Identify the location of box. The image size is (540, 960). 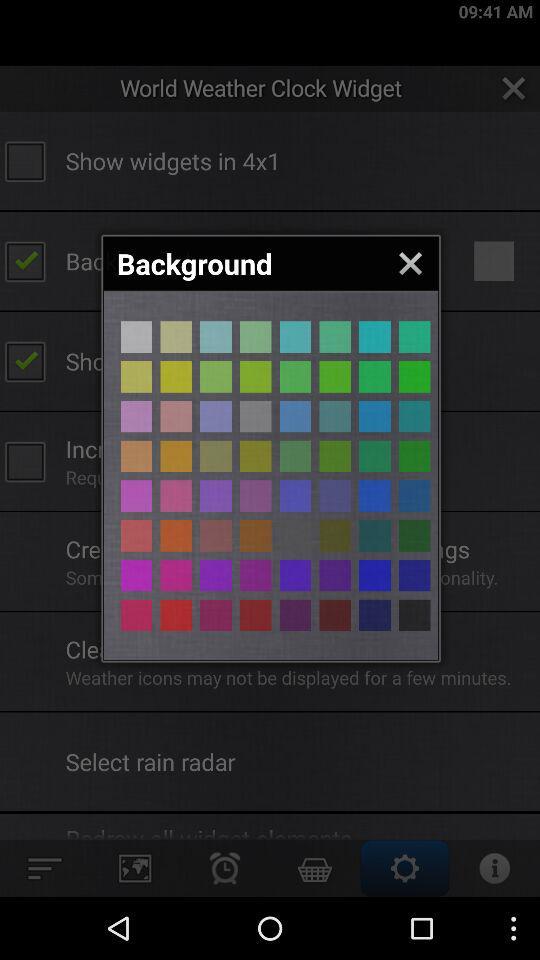
(215, 575).